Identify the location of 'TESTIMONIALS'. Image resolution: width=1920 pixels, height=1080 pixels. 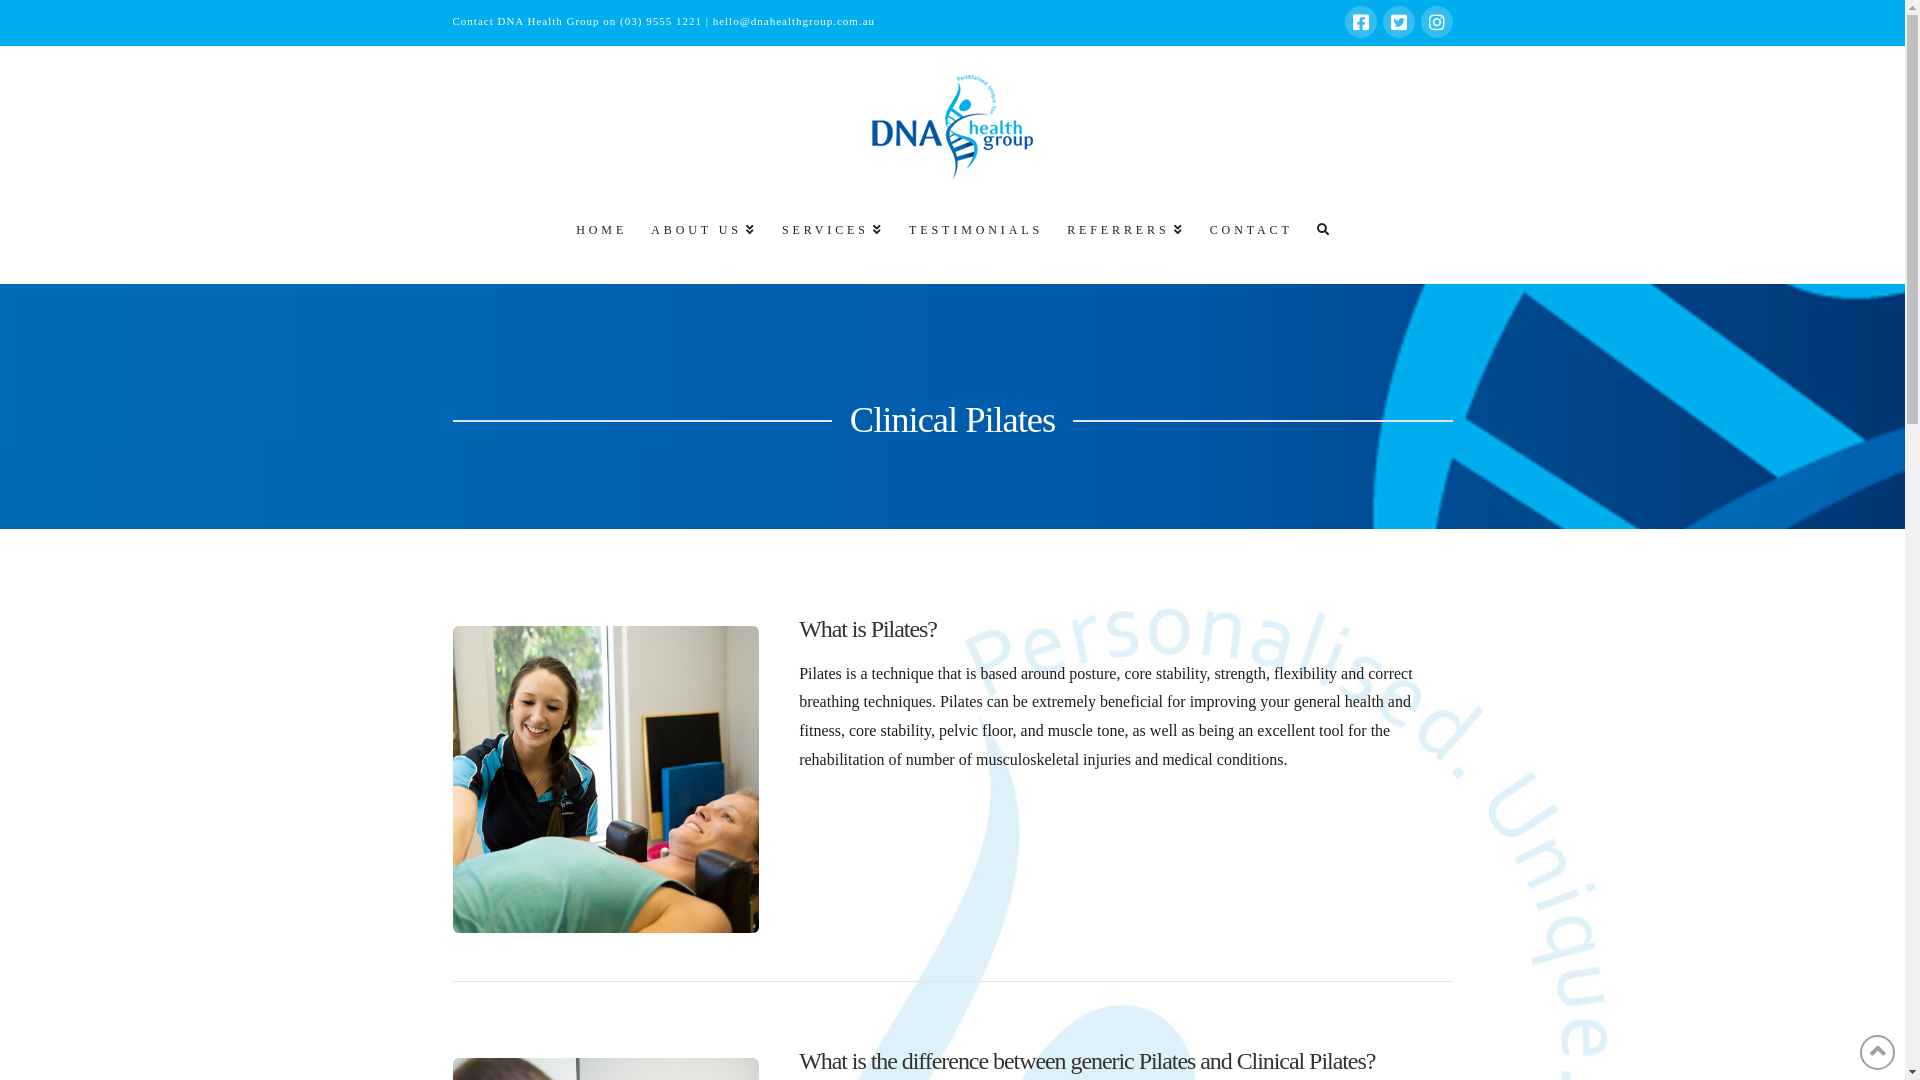
(893, 238).